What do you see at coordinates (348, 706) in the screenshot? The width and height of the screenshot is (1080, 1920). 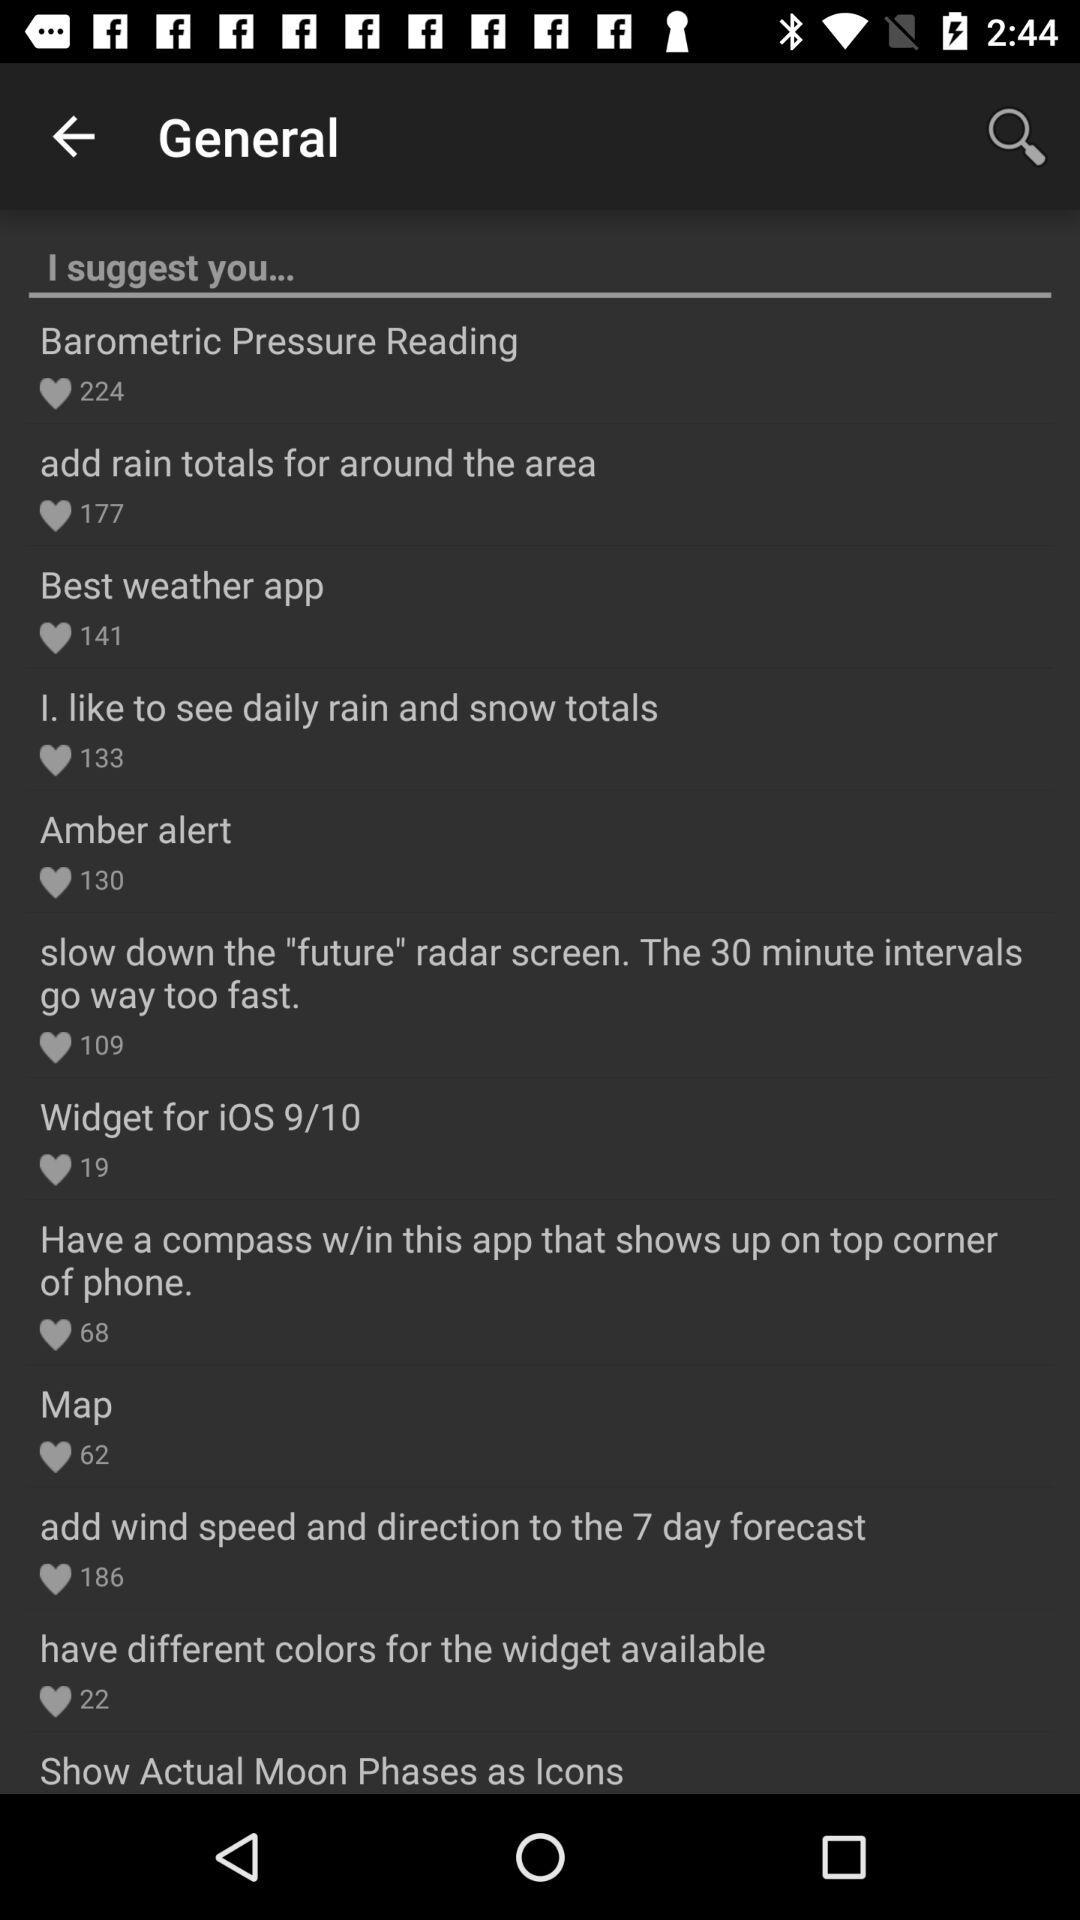 I see `the icon above the 133 item` at bounding box center [348, 706].